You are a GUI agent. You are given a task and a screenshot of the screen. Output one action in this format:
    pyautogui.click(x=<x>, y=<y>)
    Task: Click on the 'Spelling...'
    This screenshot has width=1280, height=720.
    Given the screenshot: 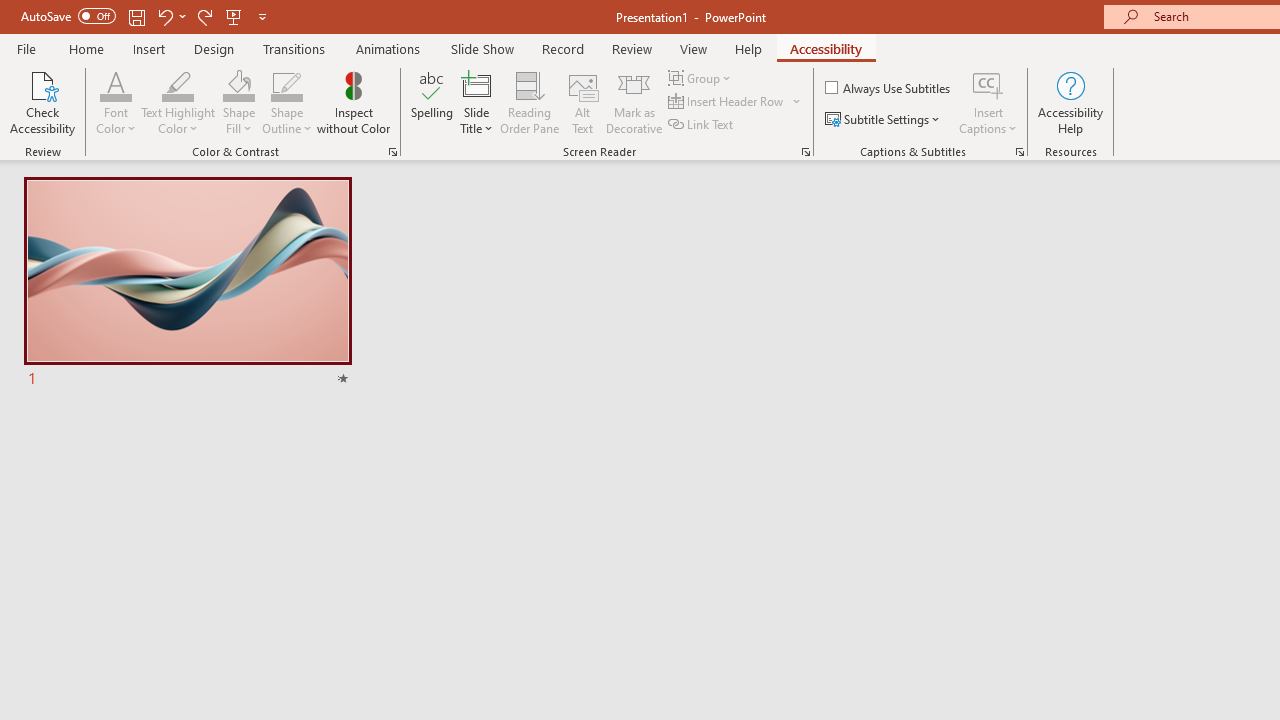 What is the action you would take?
    pyautogui.click(x=431, y=103)
    